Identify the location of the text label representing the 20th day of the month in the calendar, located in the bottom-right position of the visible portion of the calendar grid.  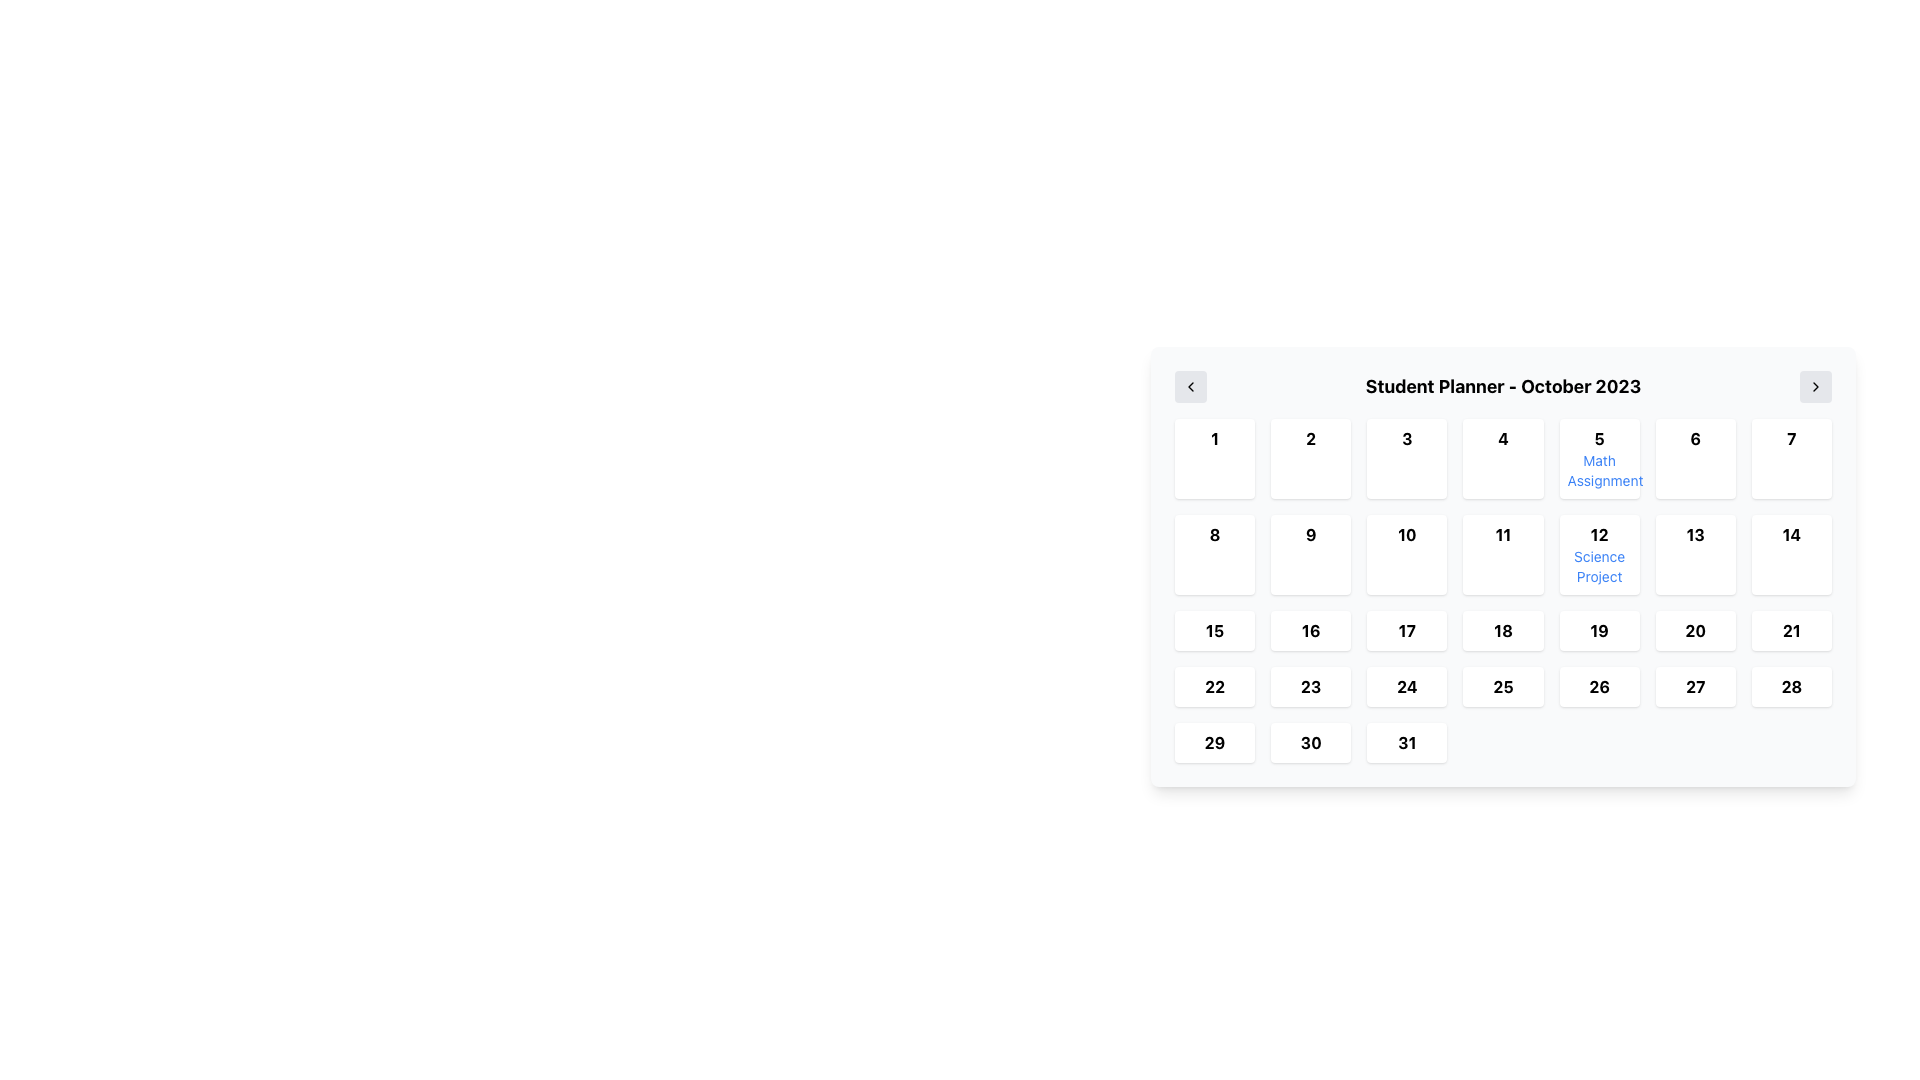
(1694, 631).